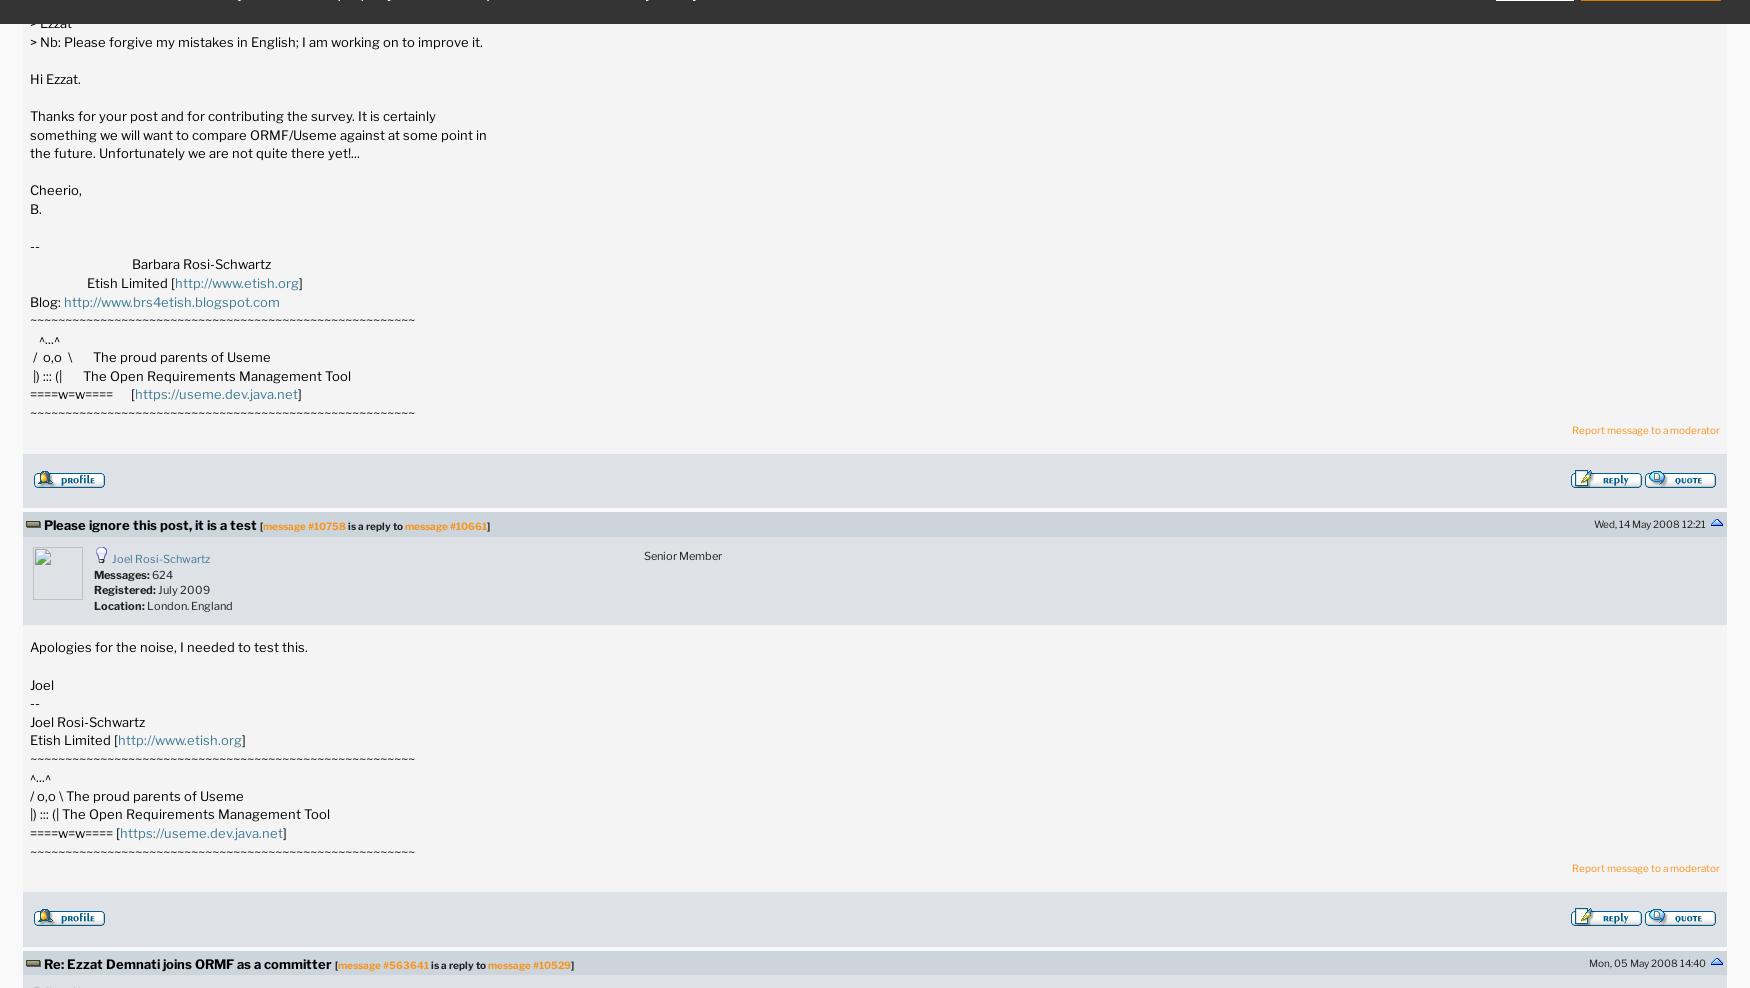 The image size is (1750, 988). I want to click on '====w=w====      [', so click(74, 832).